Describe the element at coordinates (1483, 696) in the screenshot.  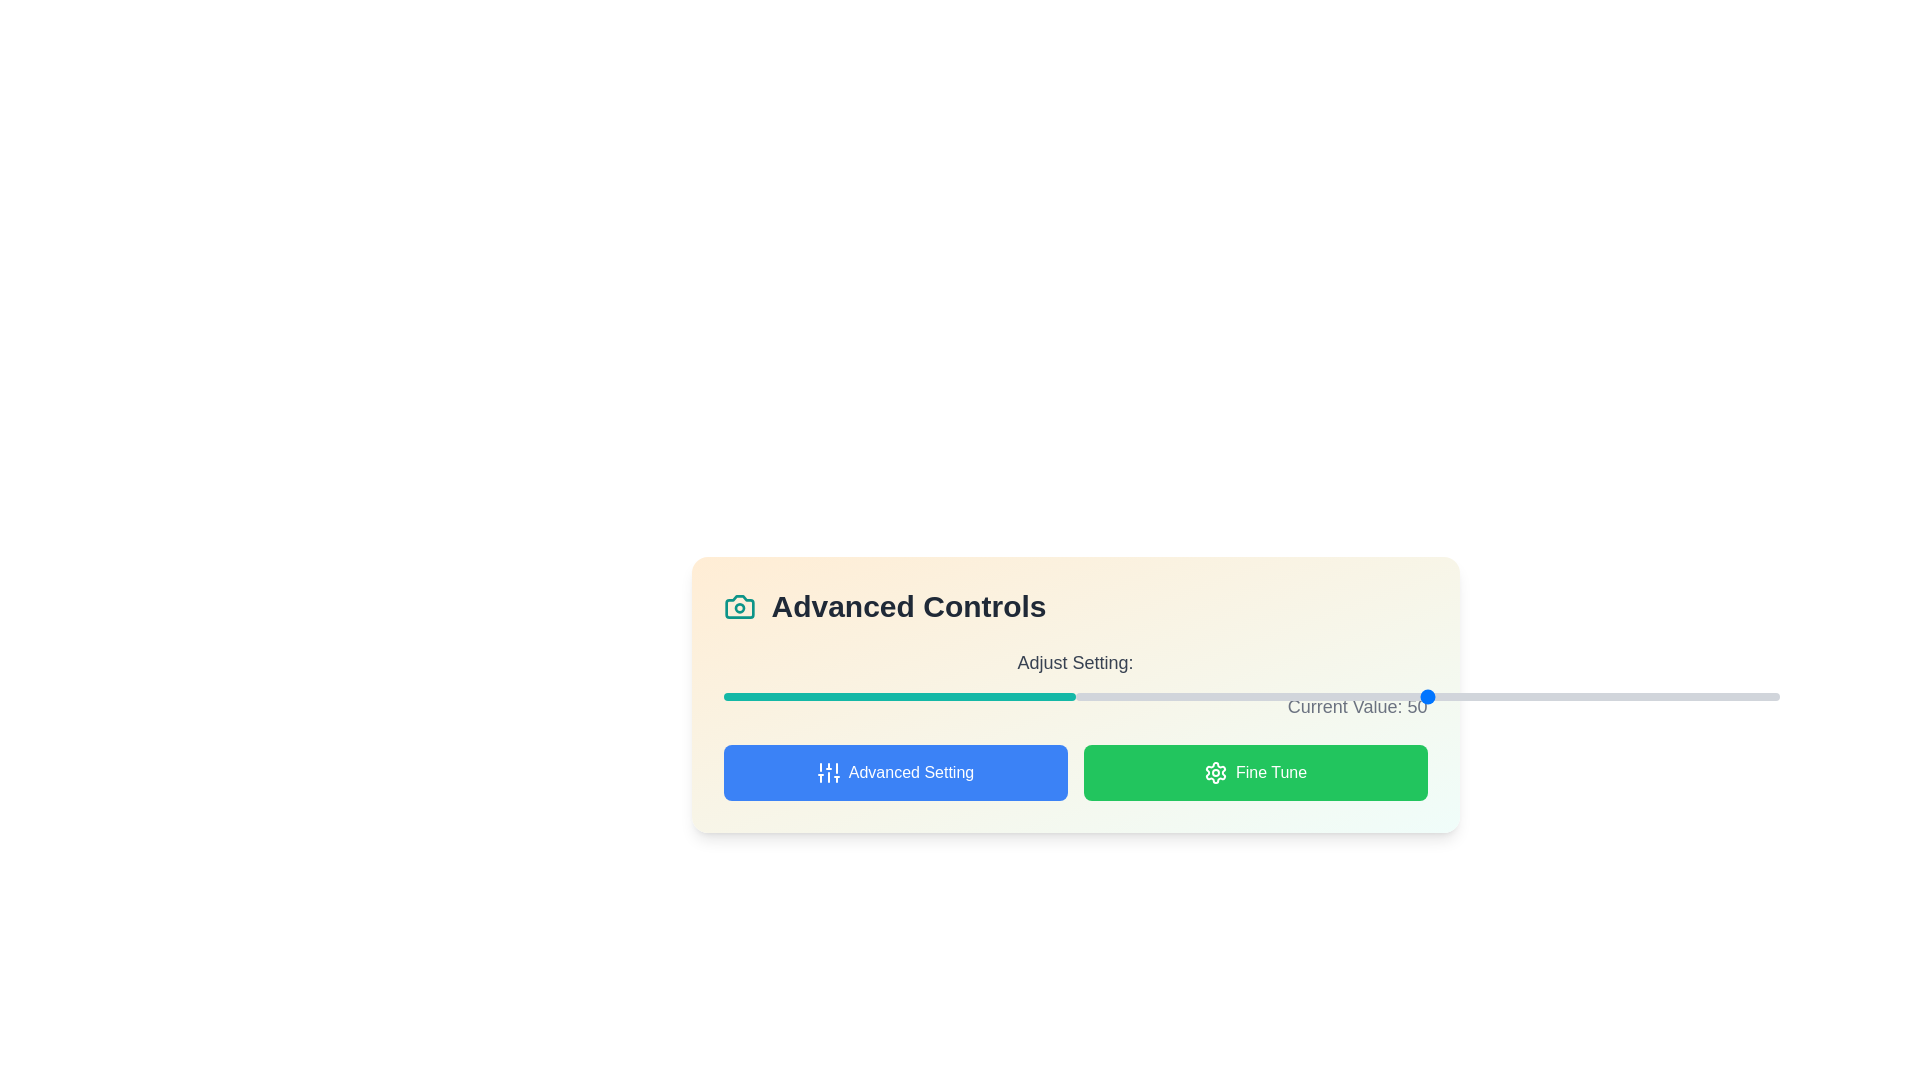
I see `the slider value` at that location.